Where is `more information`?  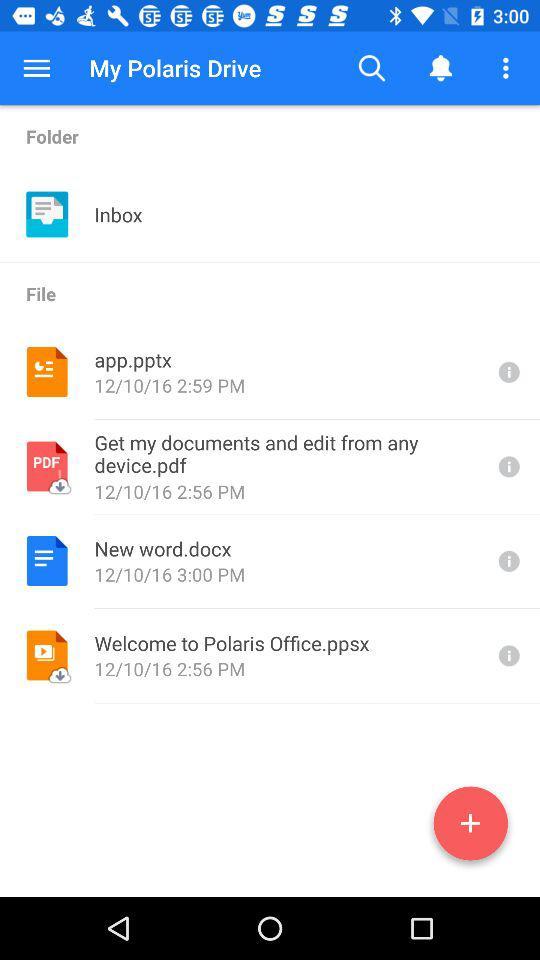
more information is located at coordinates (507, 371).